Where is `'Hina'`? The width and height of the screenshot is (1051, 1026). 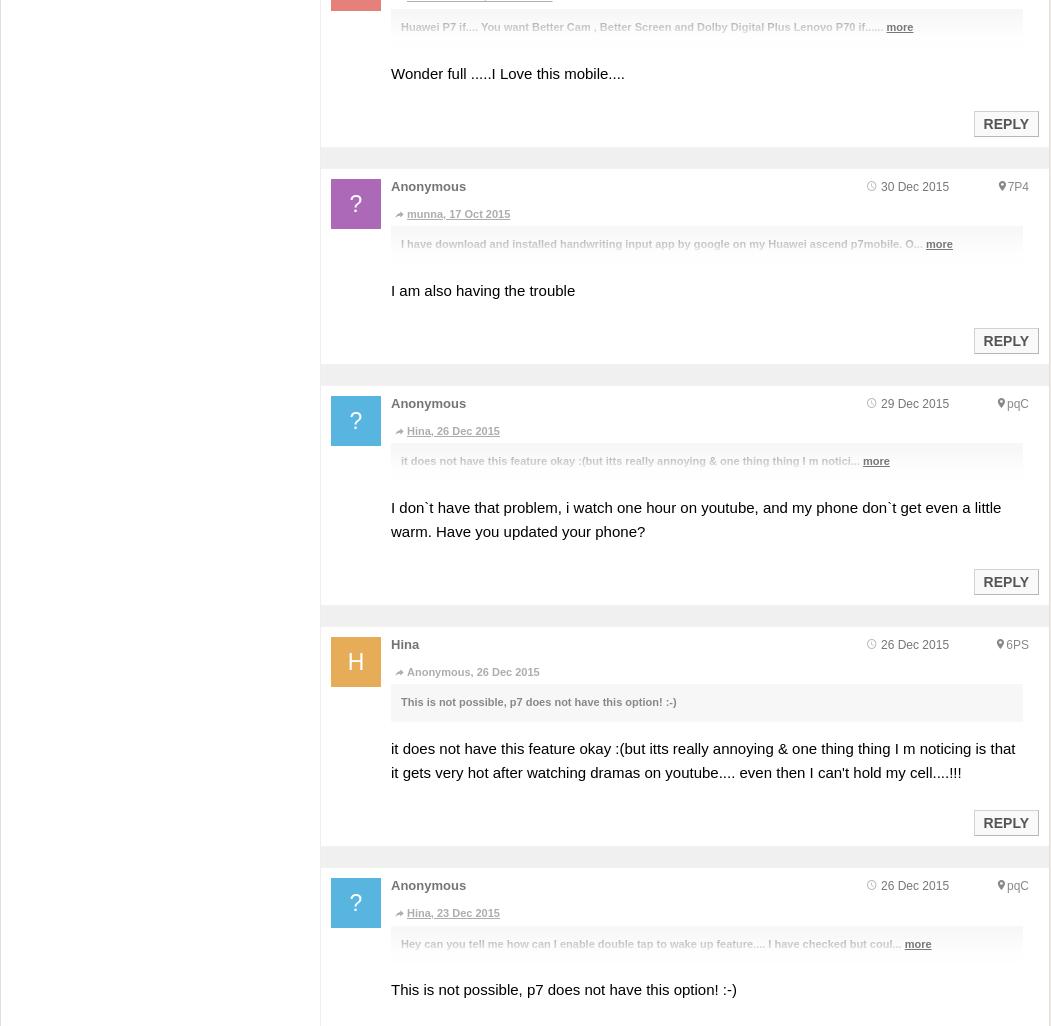
'Hina' is located at coordinates (403, 643).